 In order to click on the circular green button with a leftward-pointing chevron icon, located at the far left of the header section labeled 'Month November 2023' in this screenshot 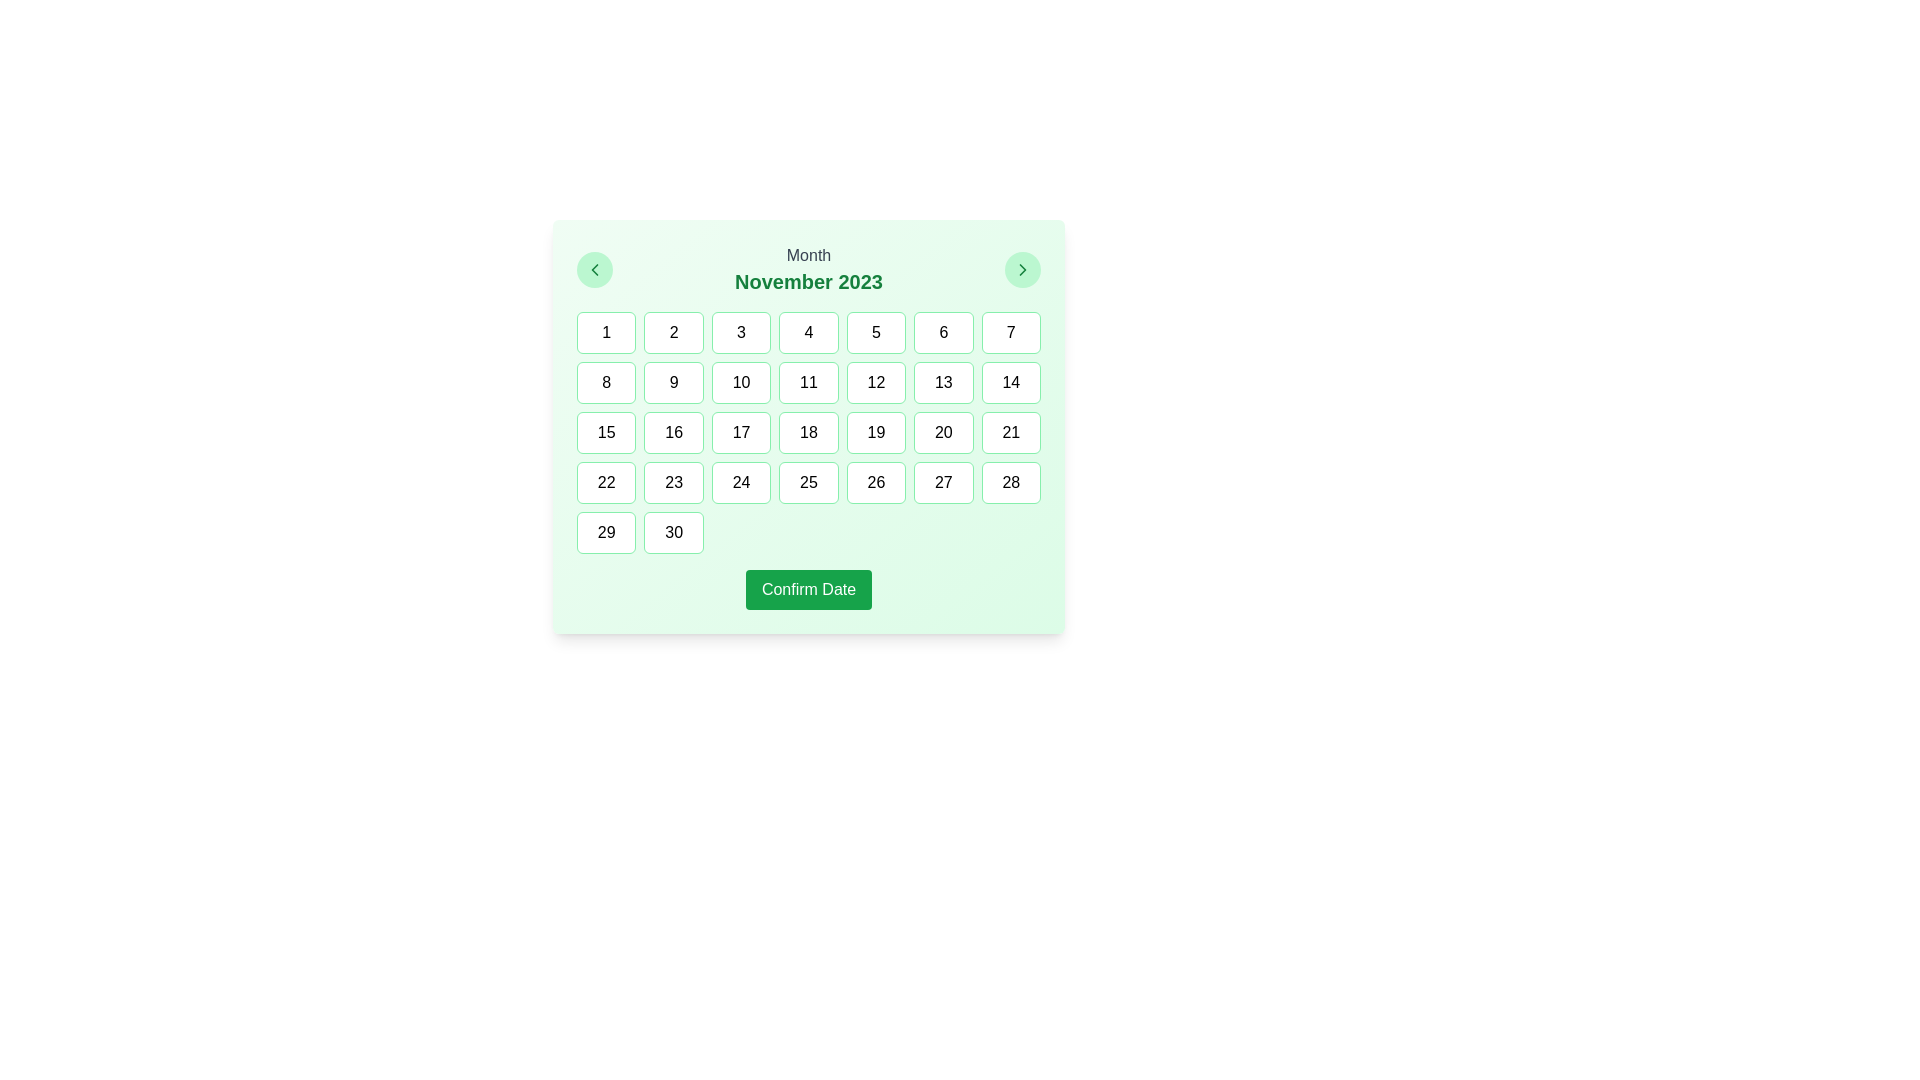, I will do `click(594, 270)`.